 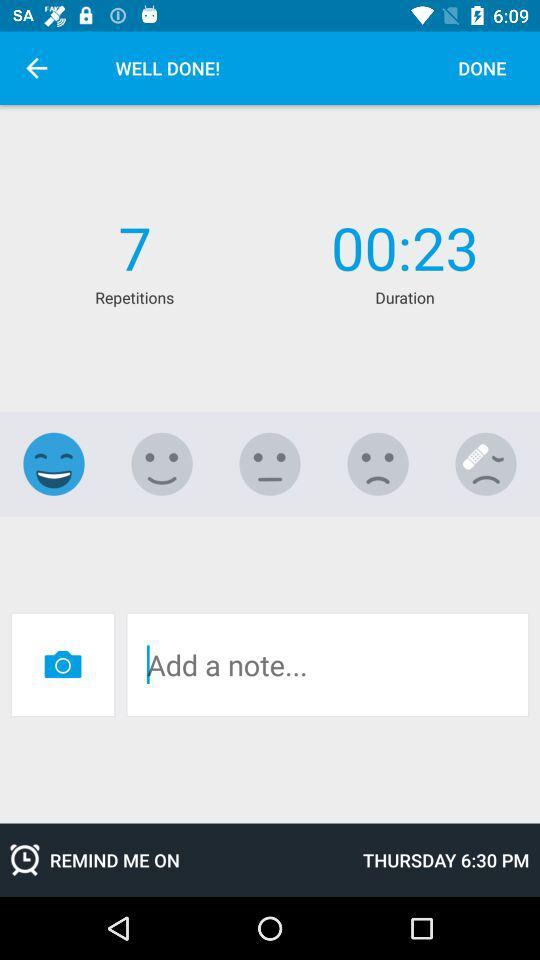 What do you see at coordinates (176, 859) in the screenshot?
I see `remind me on item` at bounding box center [176, 859].